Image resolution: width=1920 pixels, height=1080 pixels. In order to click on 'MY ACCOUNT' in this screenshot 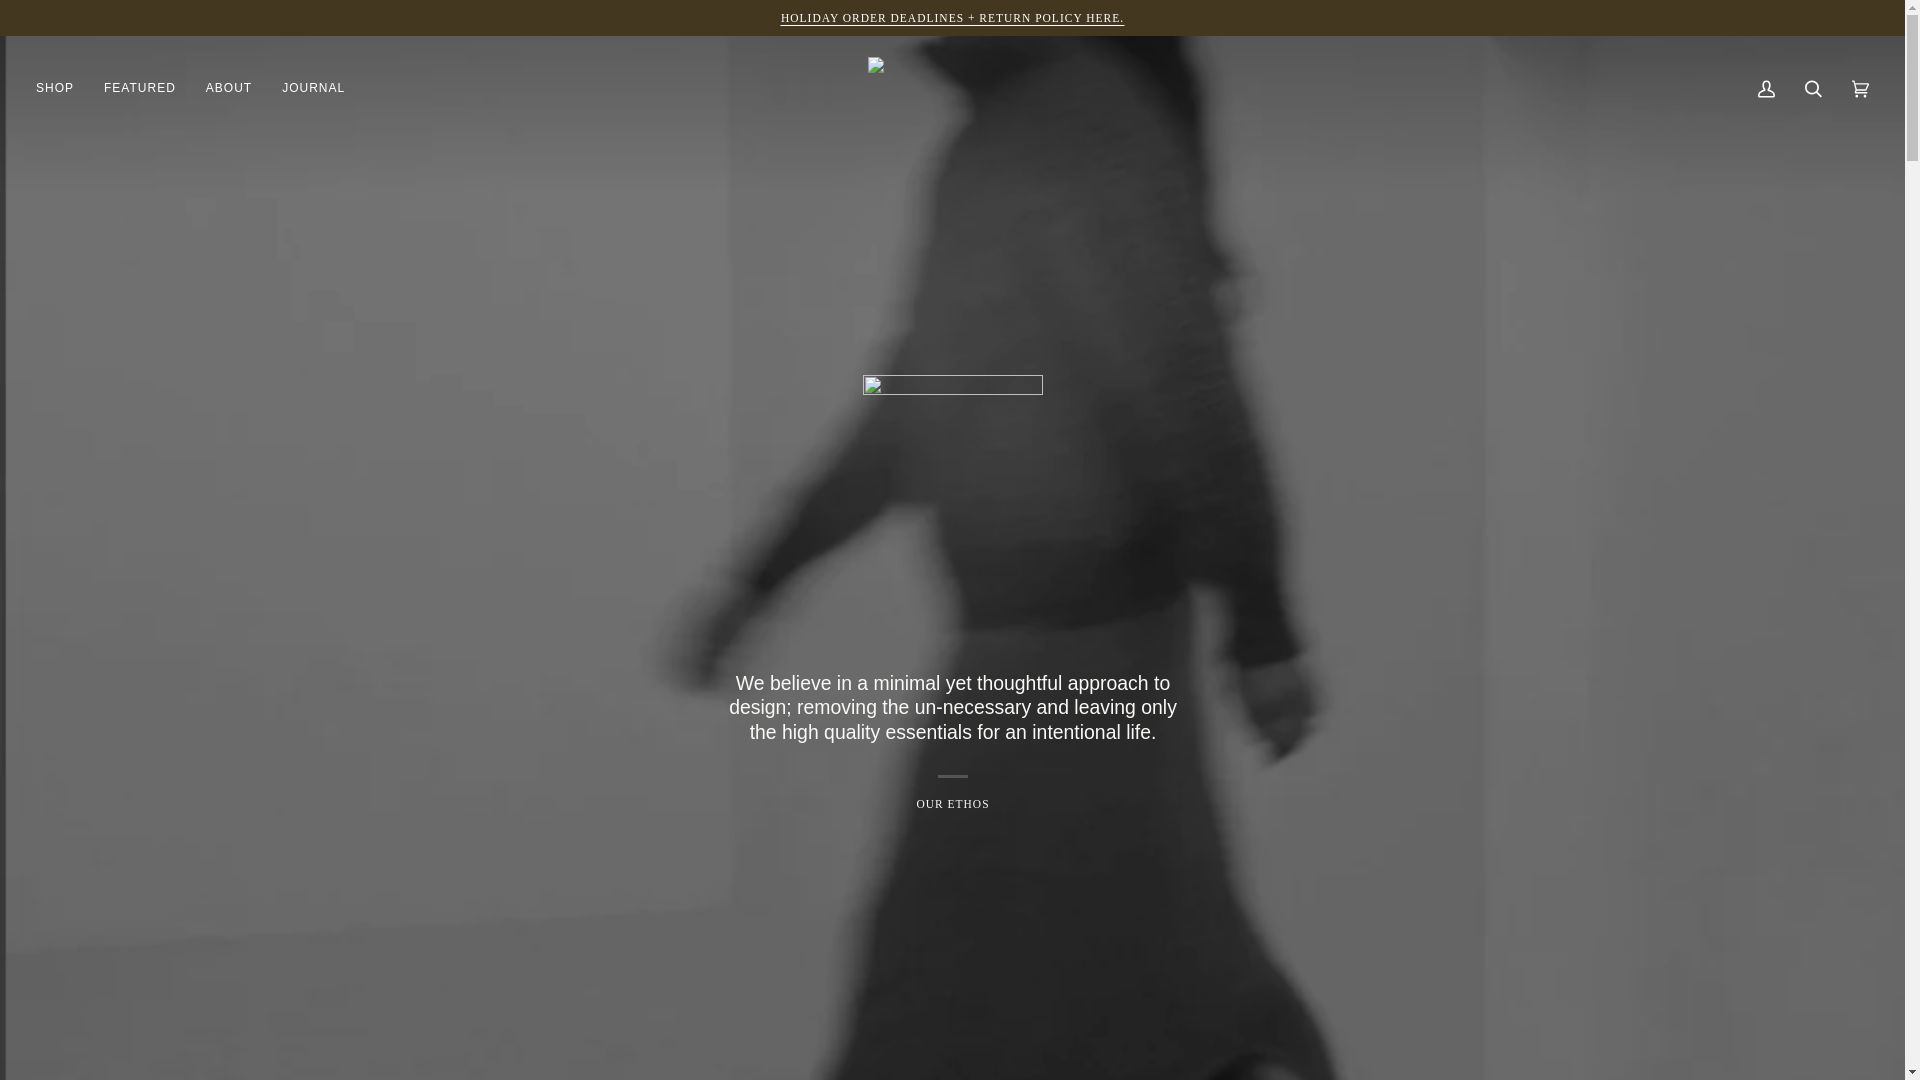, I will do `click(1766, 87)`.